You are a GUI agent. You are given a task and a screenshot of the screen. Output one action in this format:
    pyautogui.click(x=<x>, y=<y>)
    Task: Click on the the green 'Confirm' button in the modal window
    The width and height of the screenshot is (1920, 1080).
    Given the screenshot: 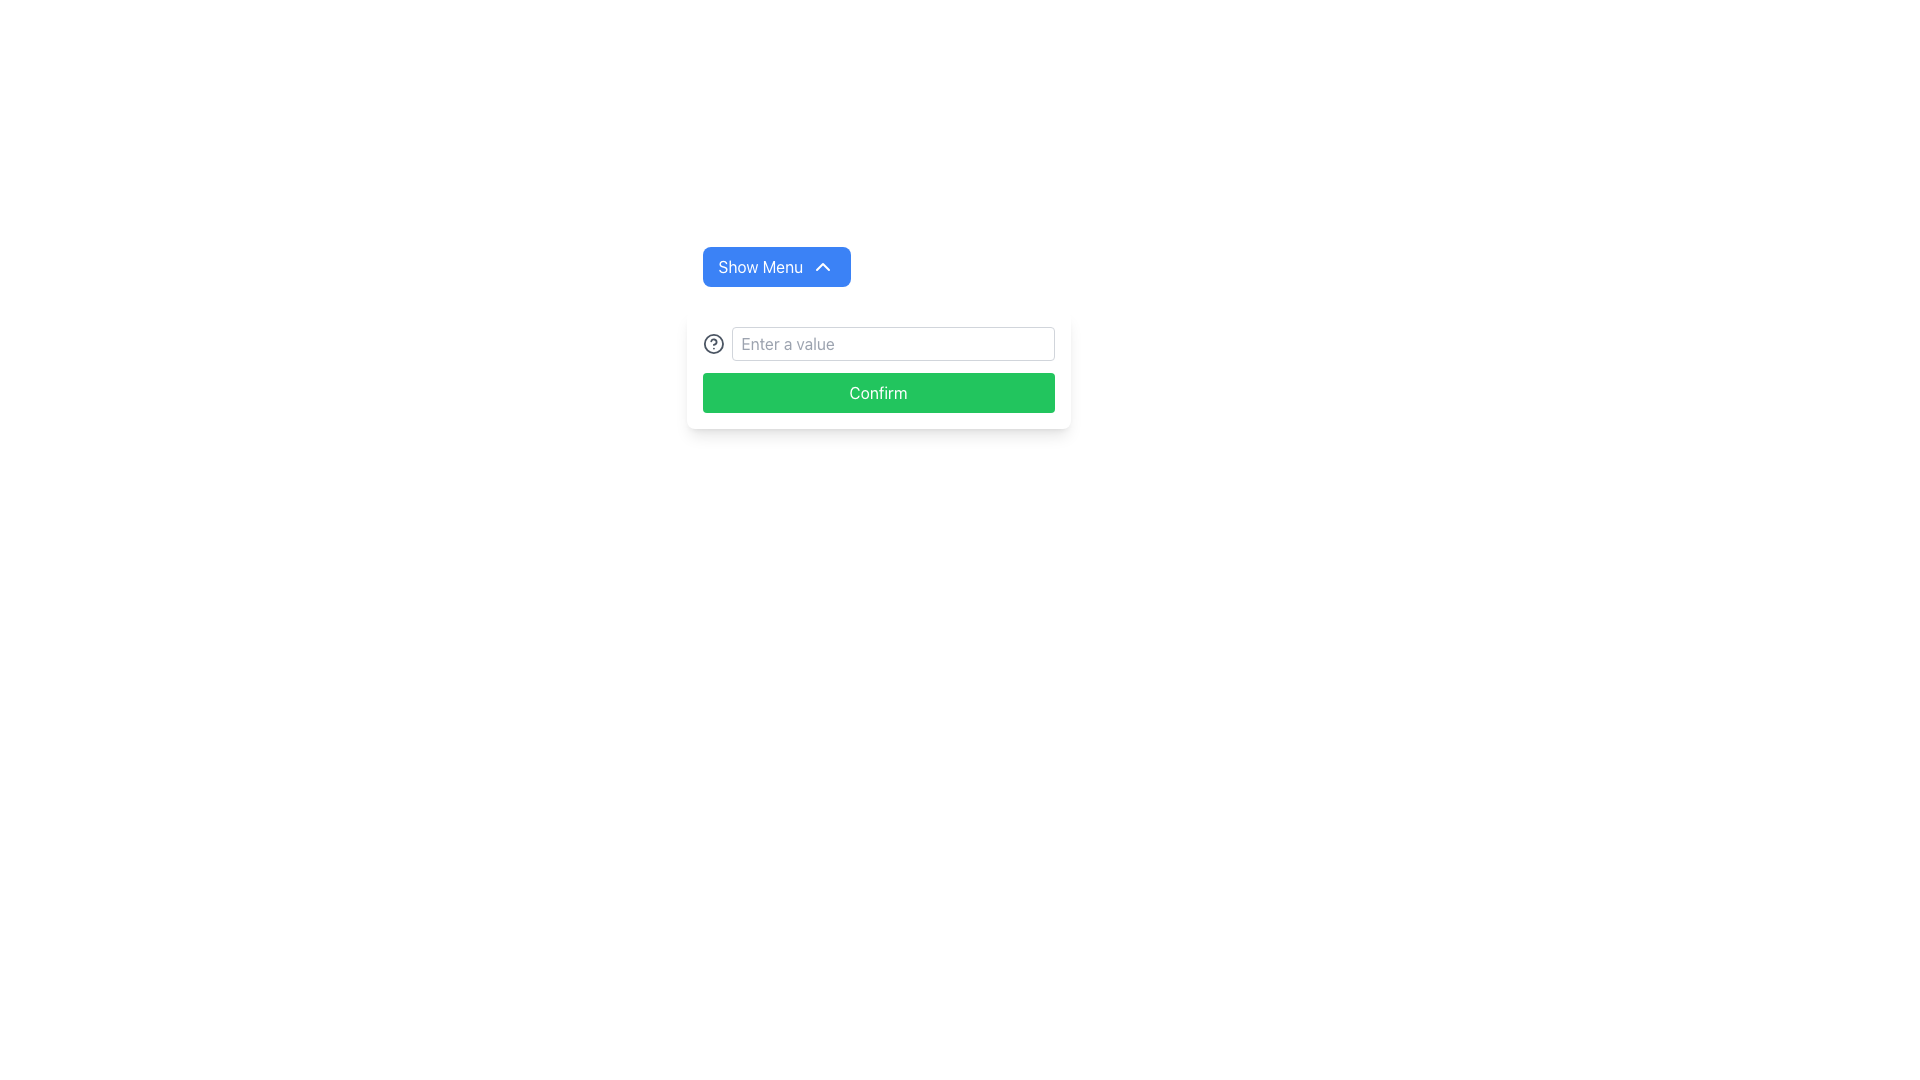 What is the action you would take?
    pyautogui.click(x=878, y=370)
    